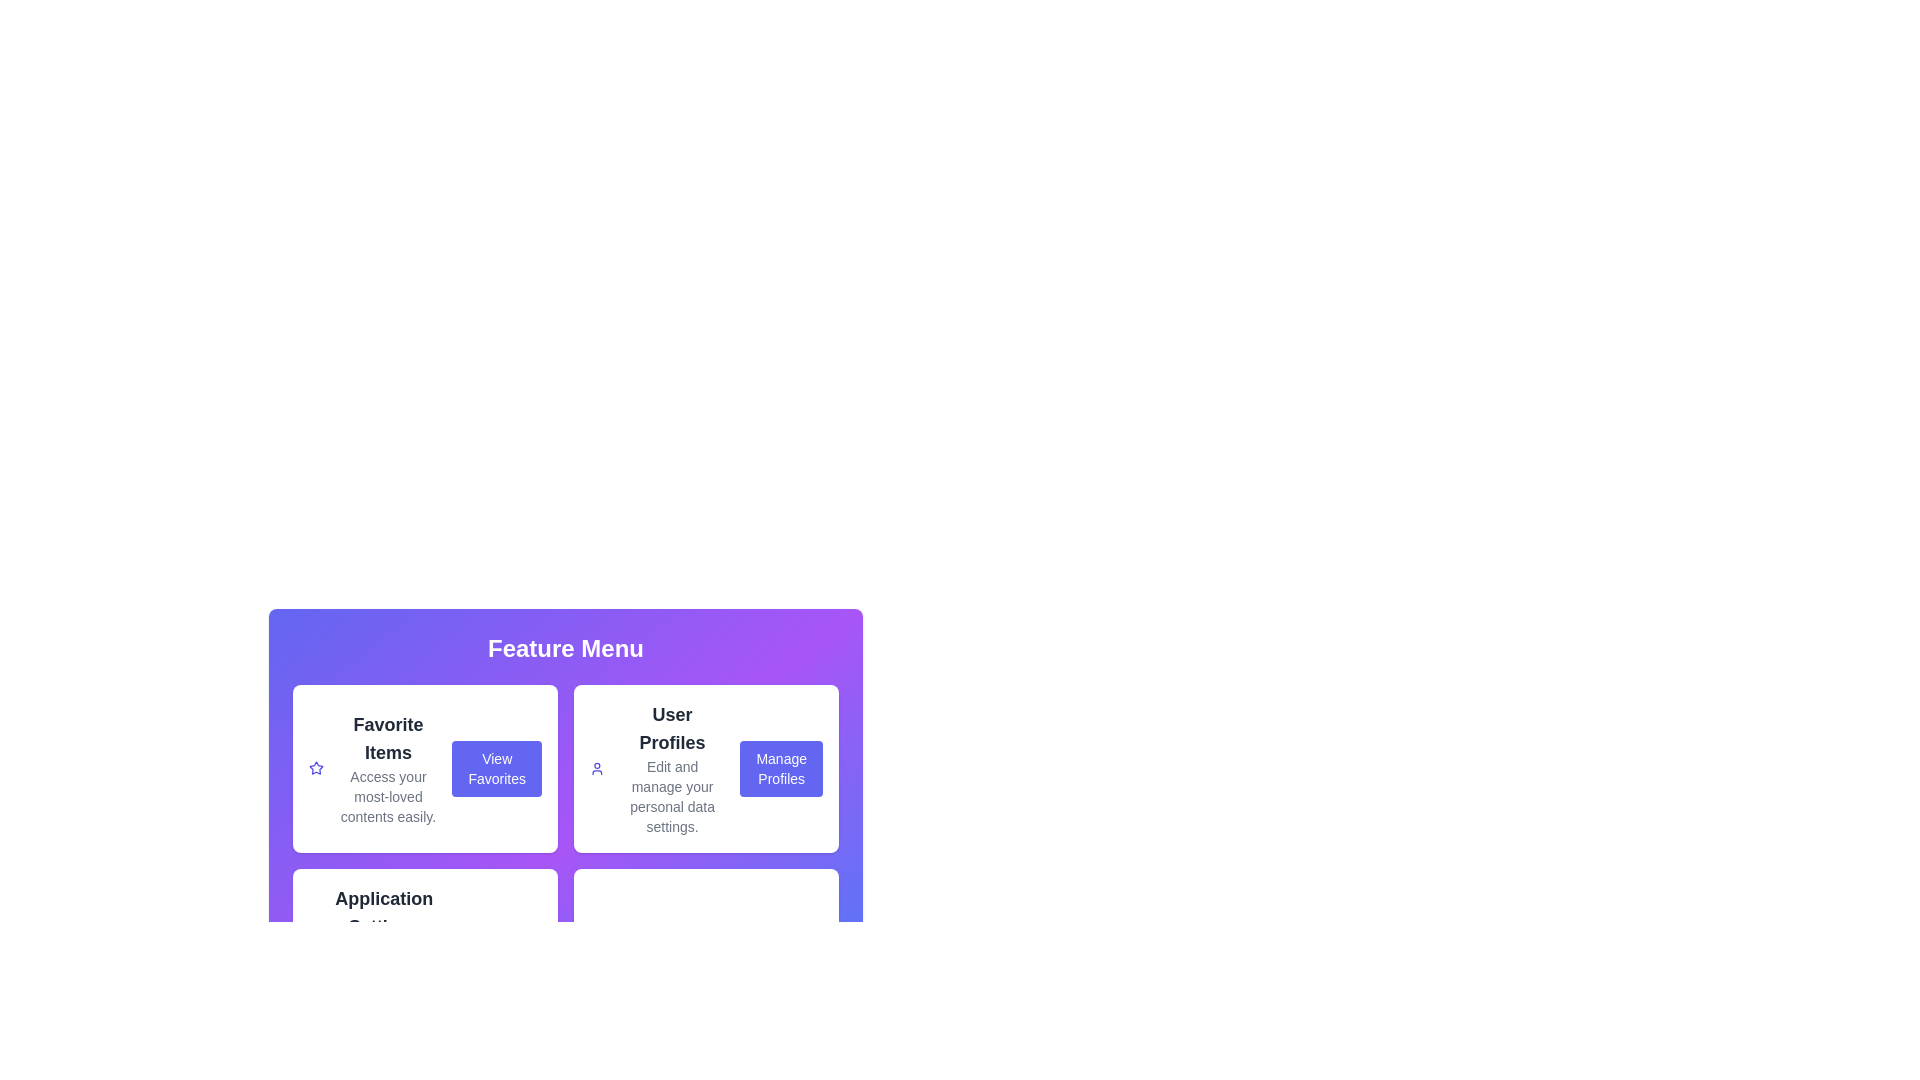 The image size is (1920, 1080). Describe the element at coordinates (596, 767) in the screenshot. I see `the icon corresponding to User Profiles` at that location.